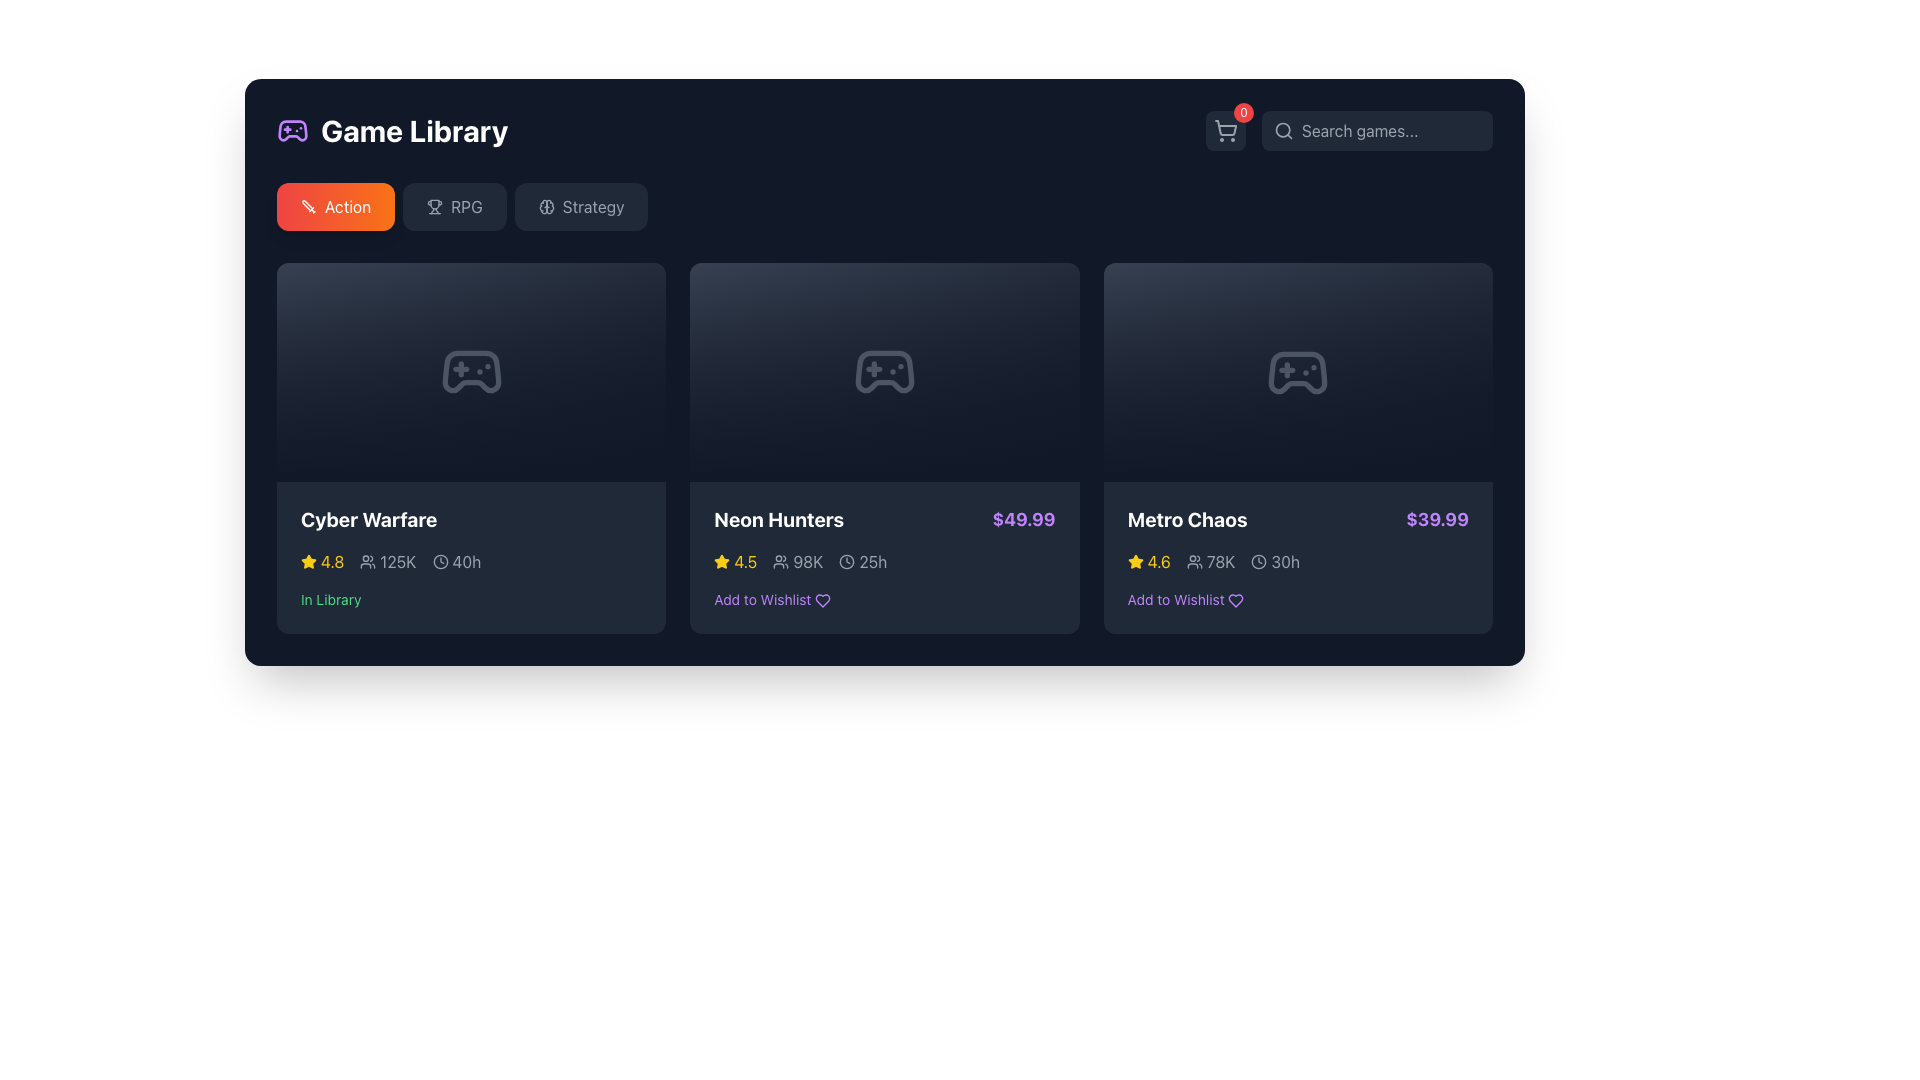  I want to click on the 'Action' button text, which is styled in white on an orange-red gradient background, located within the first button of the horizontal category buttons below the 'Game Library' title, so click(348, 207).